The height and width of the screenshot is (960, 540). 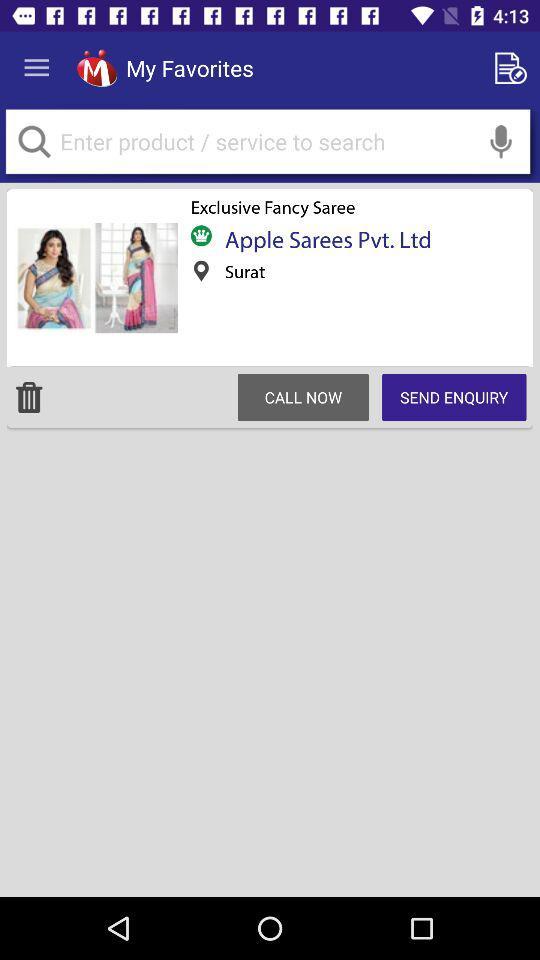 I want to click on the exclusive fancy saree icon, so click(x=272, y=207).